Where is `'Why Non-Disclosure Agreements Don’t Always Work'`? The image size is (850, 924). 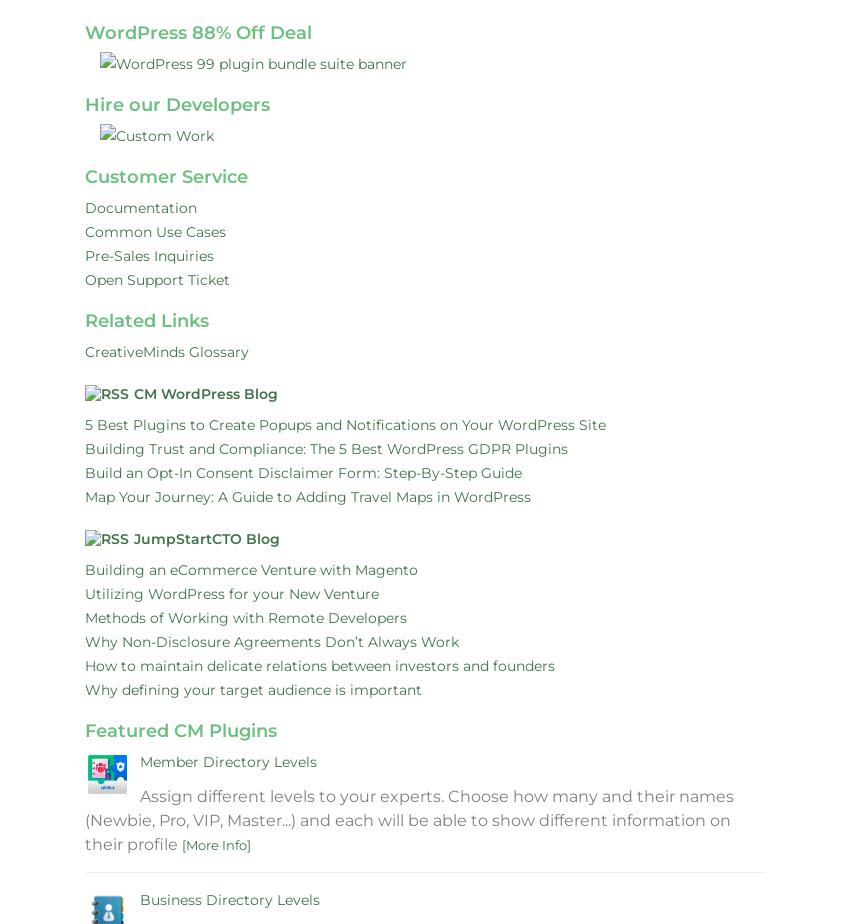 'Why Non-Disclosure Agreements Don’t Always Work' is located at coordinates (271, 641).